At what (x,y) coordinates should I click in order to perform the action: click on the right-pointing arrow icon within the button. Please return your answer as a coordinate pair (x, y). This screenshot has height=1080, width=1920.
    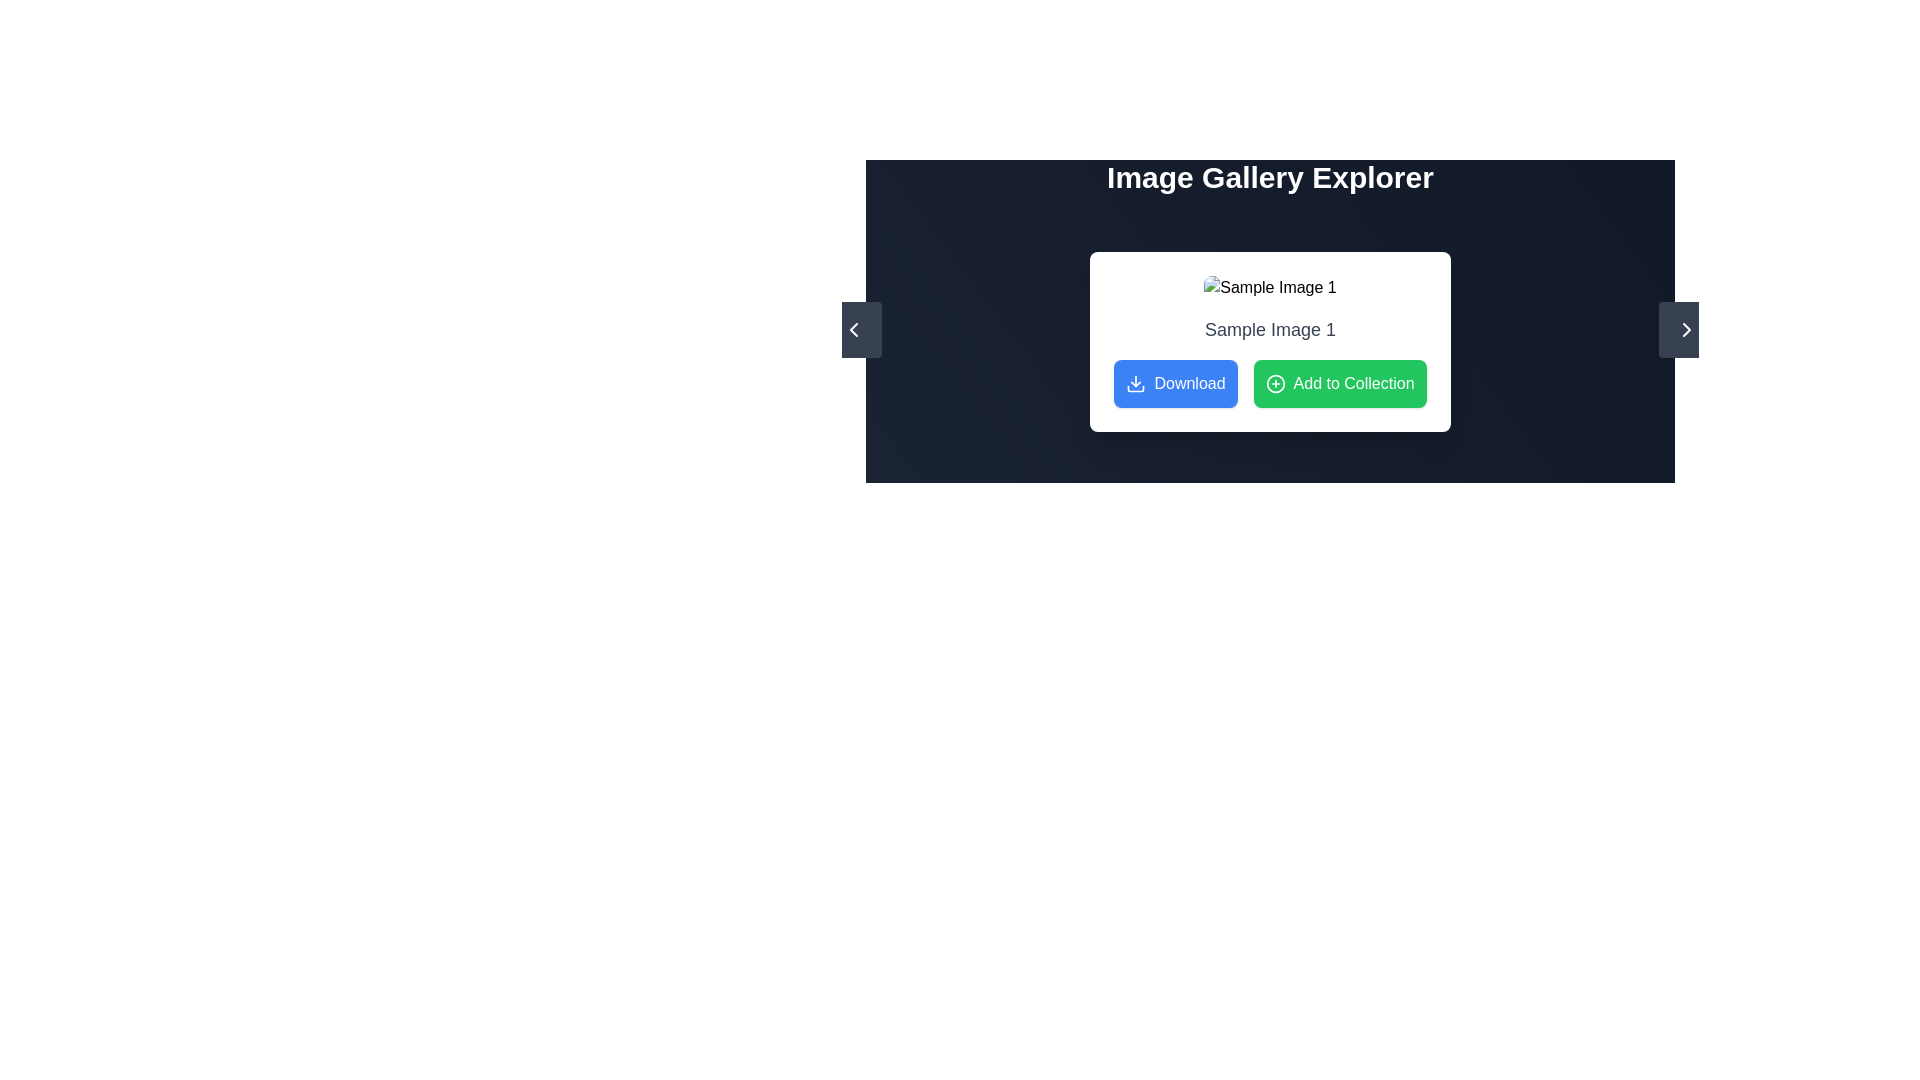
    Looking at the image, I should click on (1685, 329).